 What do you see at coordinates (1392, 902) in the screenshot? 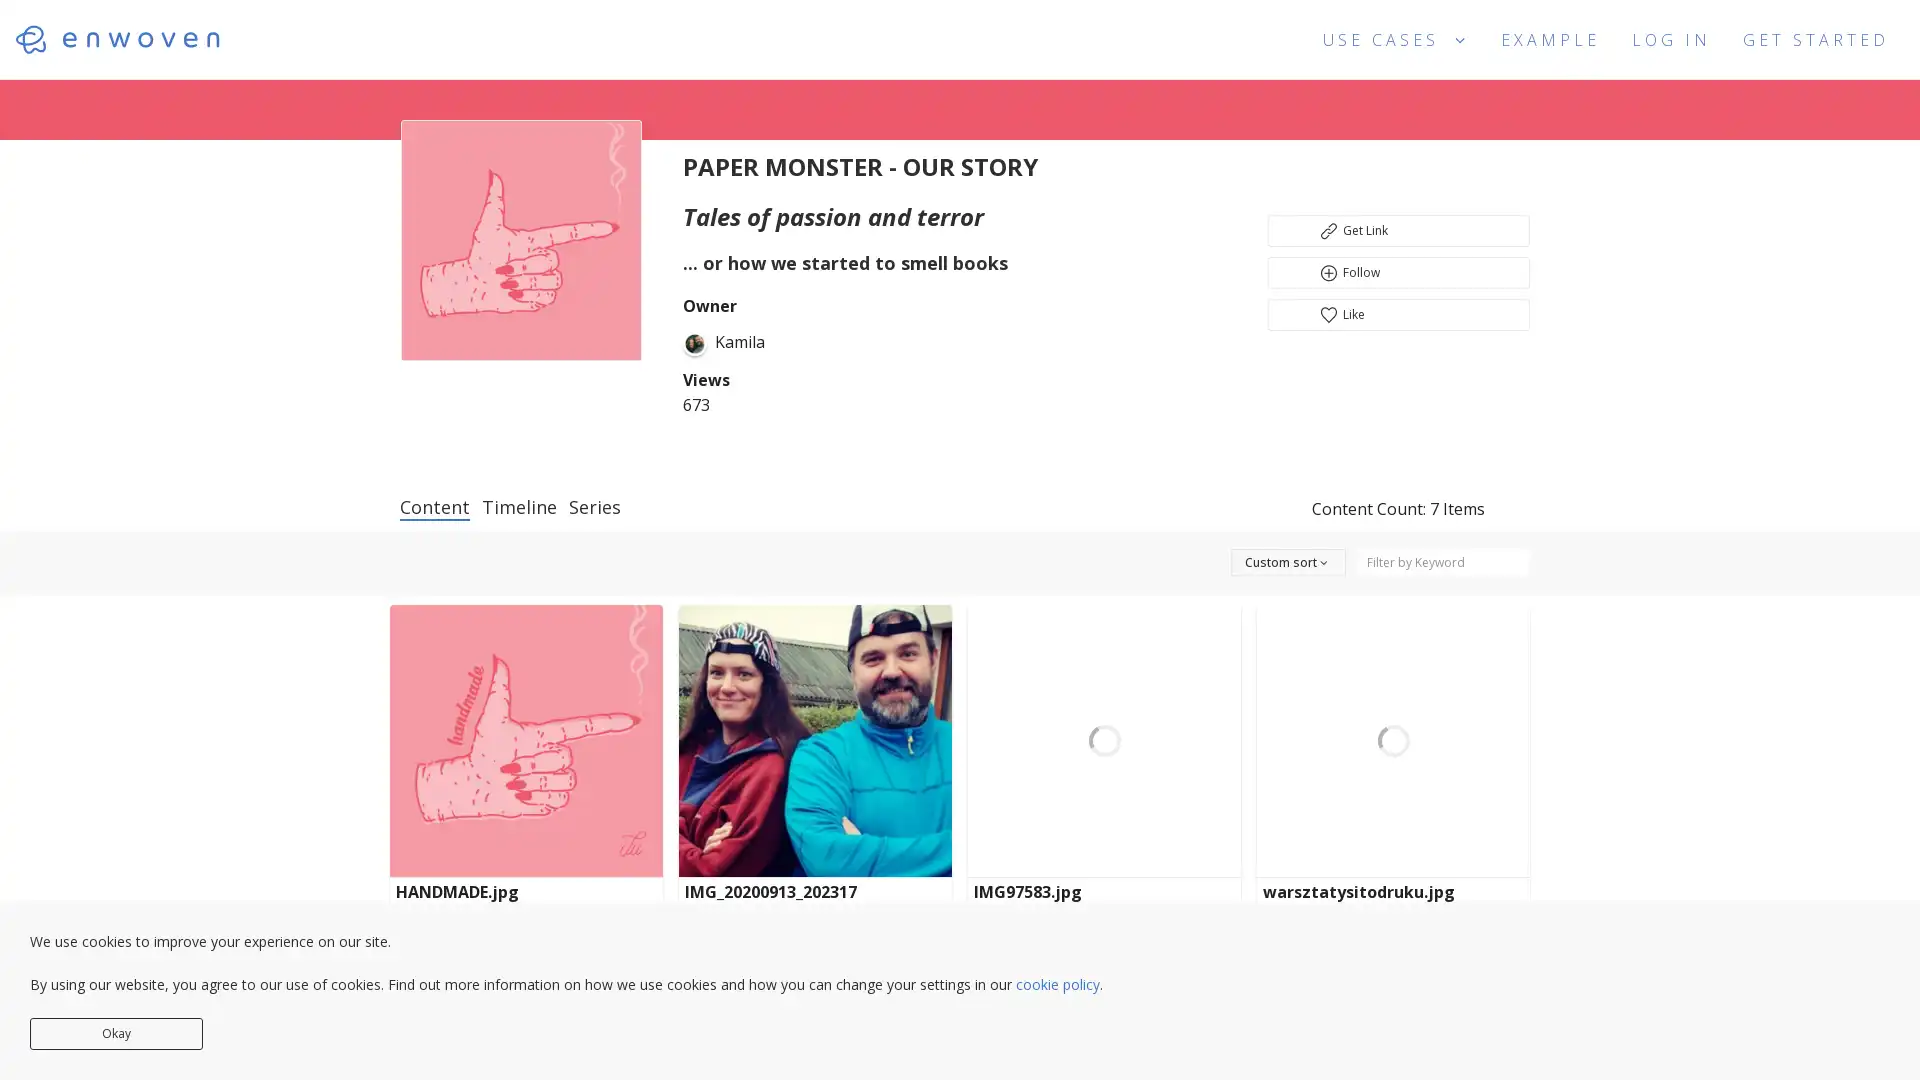
I see `warsztatysitodruku.jpg` at bounding box center [1392, 902].